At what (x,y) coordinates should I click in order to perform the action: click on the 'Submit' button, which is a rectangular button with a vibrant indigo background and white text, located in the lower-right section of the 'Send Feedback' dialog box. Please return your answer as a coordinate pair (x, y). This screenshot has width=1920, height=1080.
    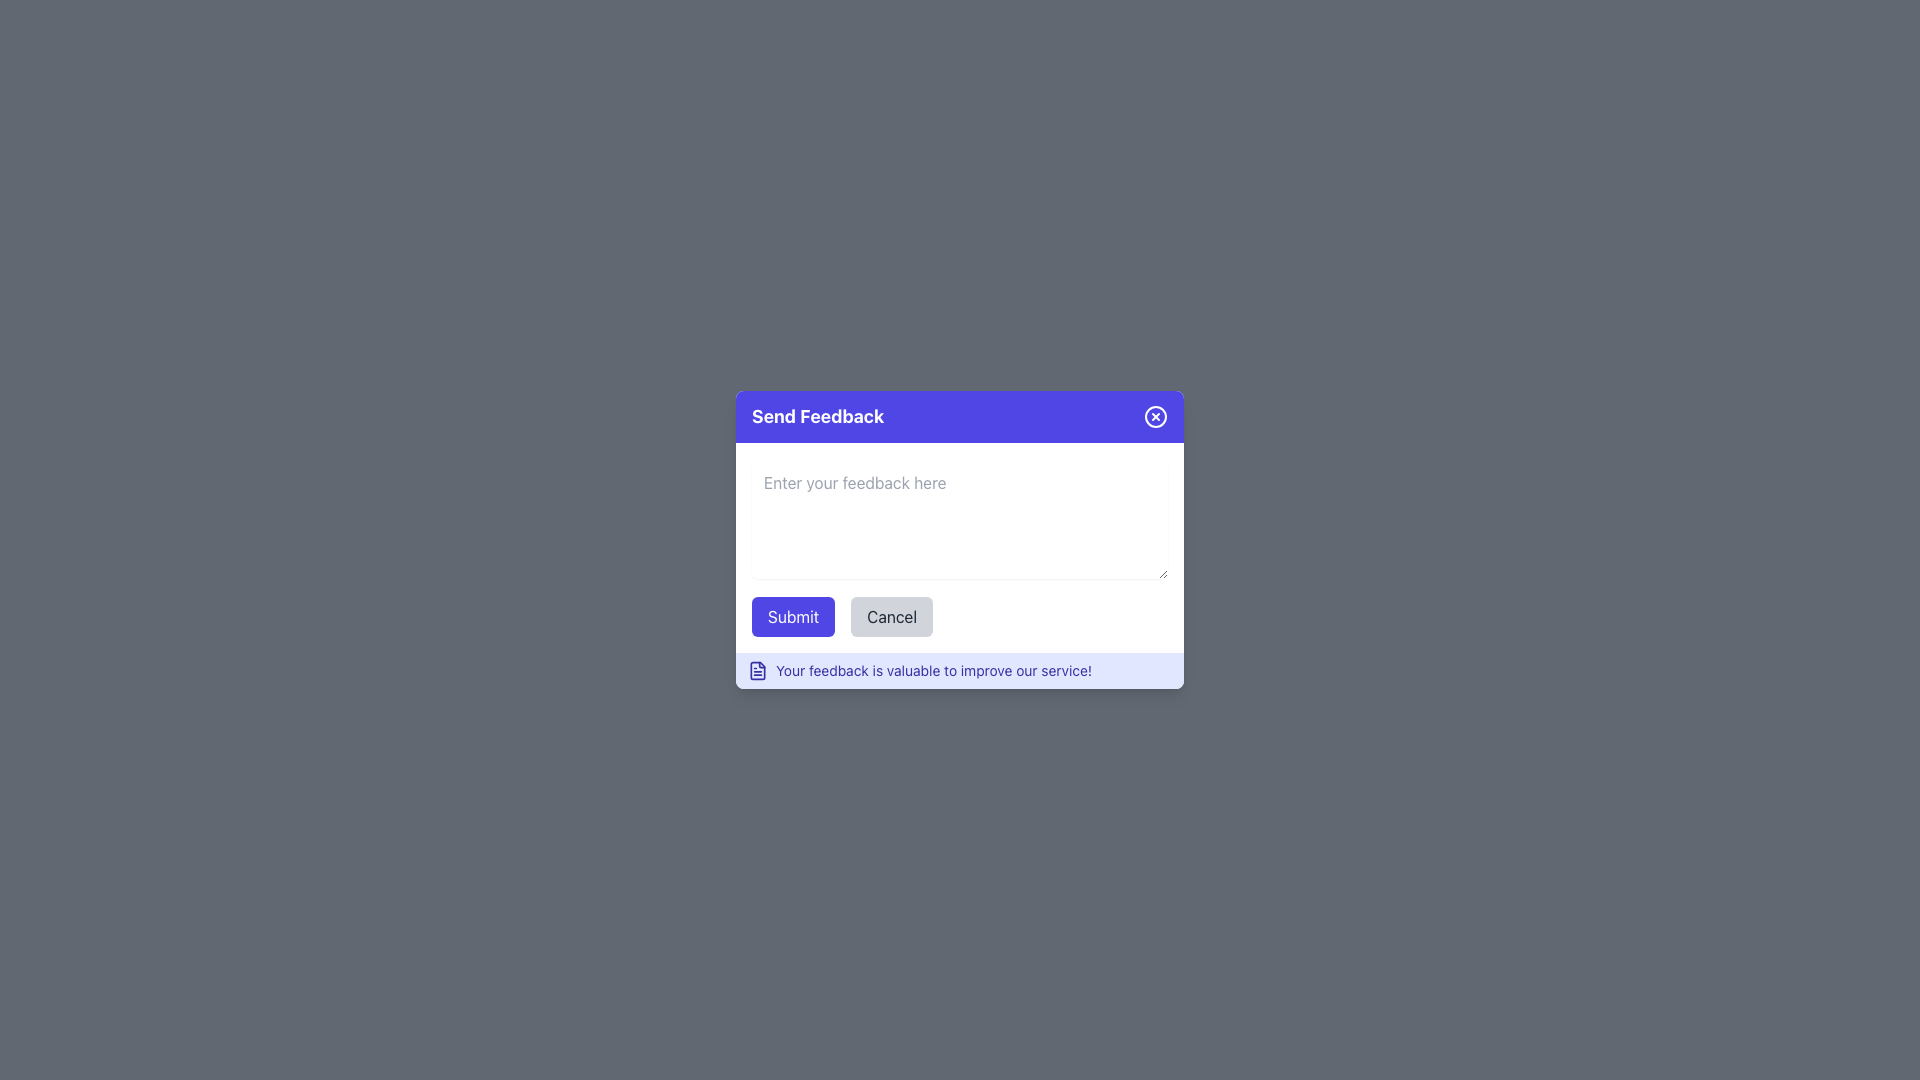
    Looking at the image, I should click on (792, 616).